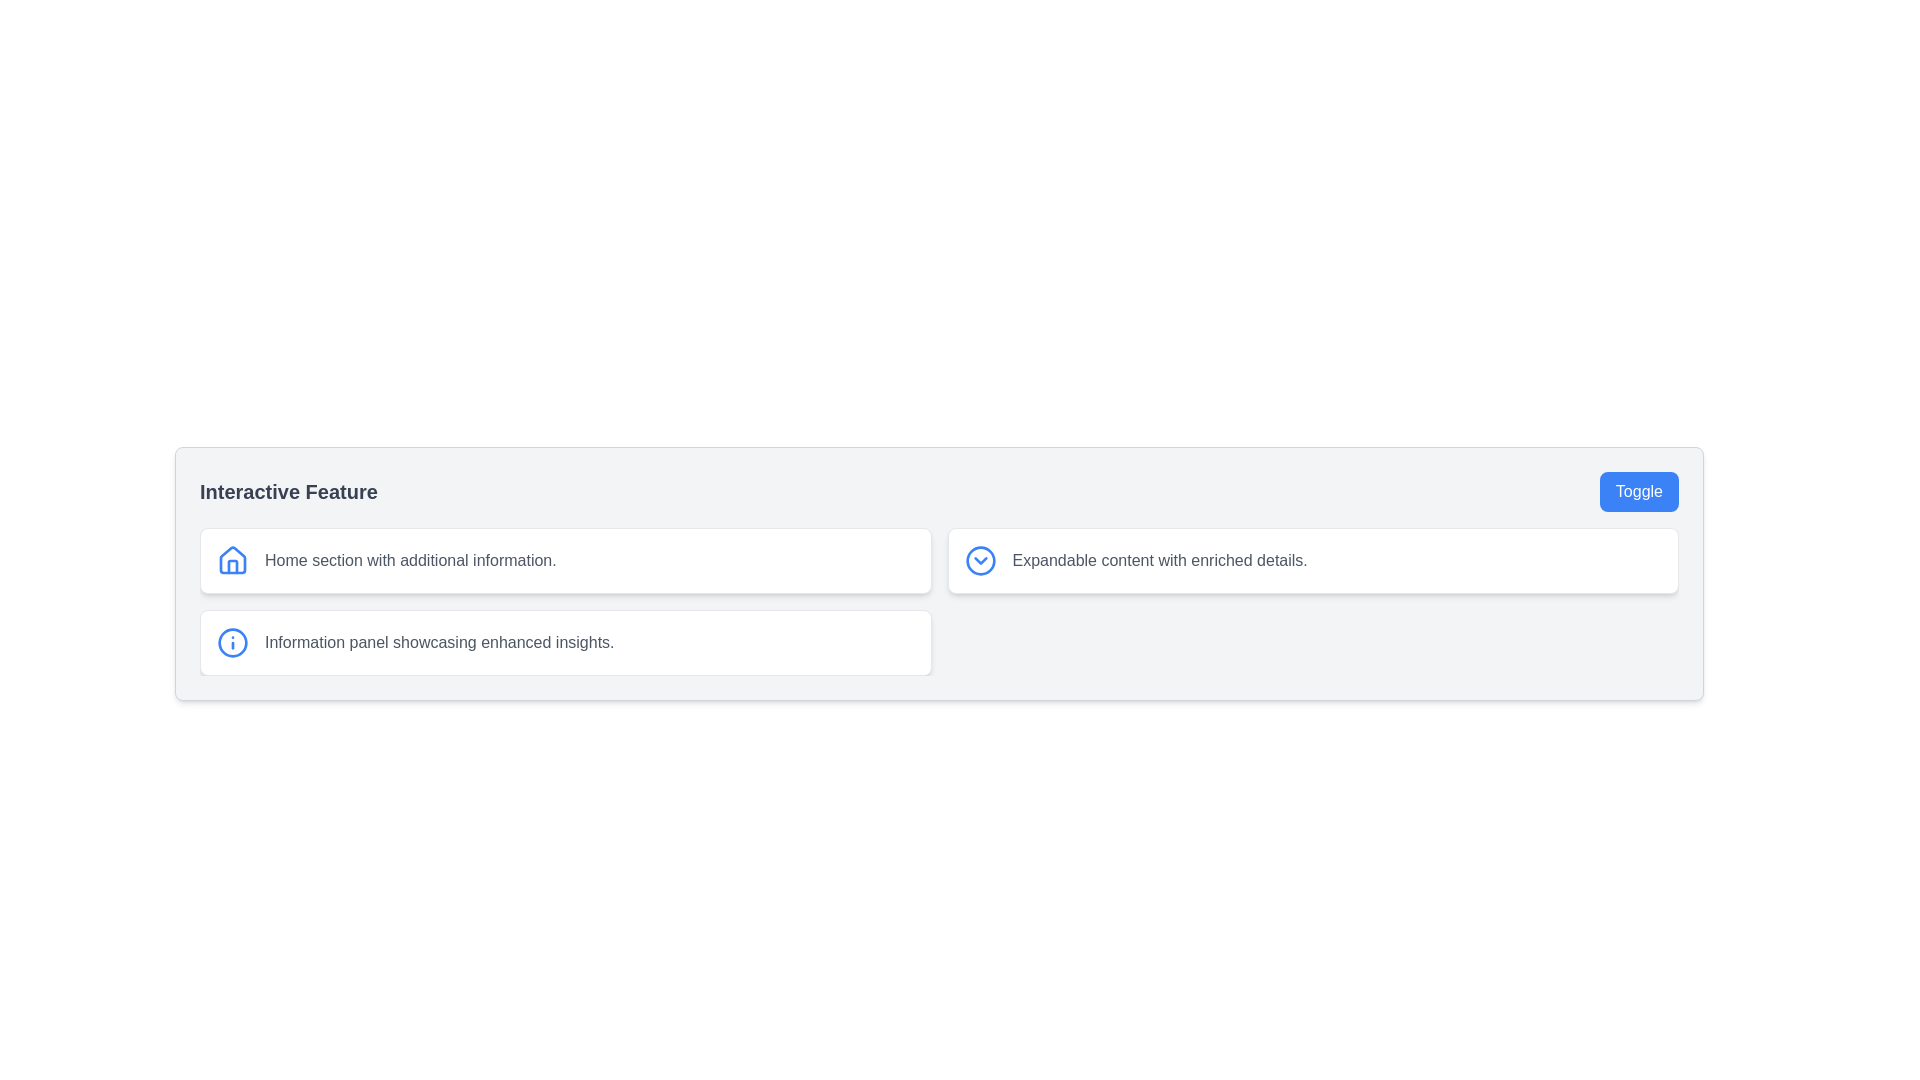 Image resolution: width=1920 pixels, height=1080 pixels. I want to click on the graphic circle element within the information SVG icon located in the lower left interactive panel, so click(233, 643).